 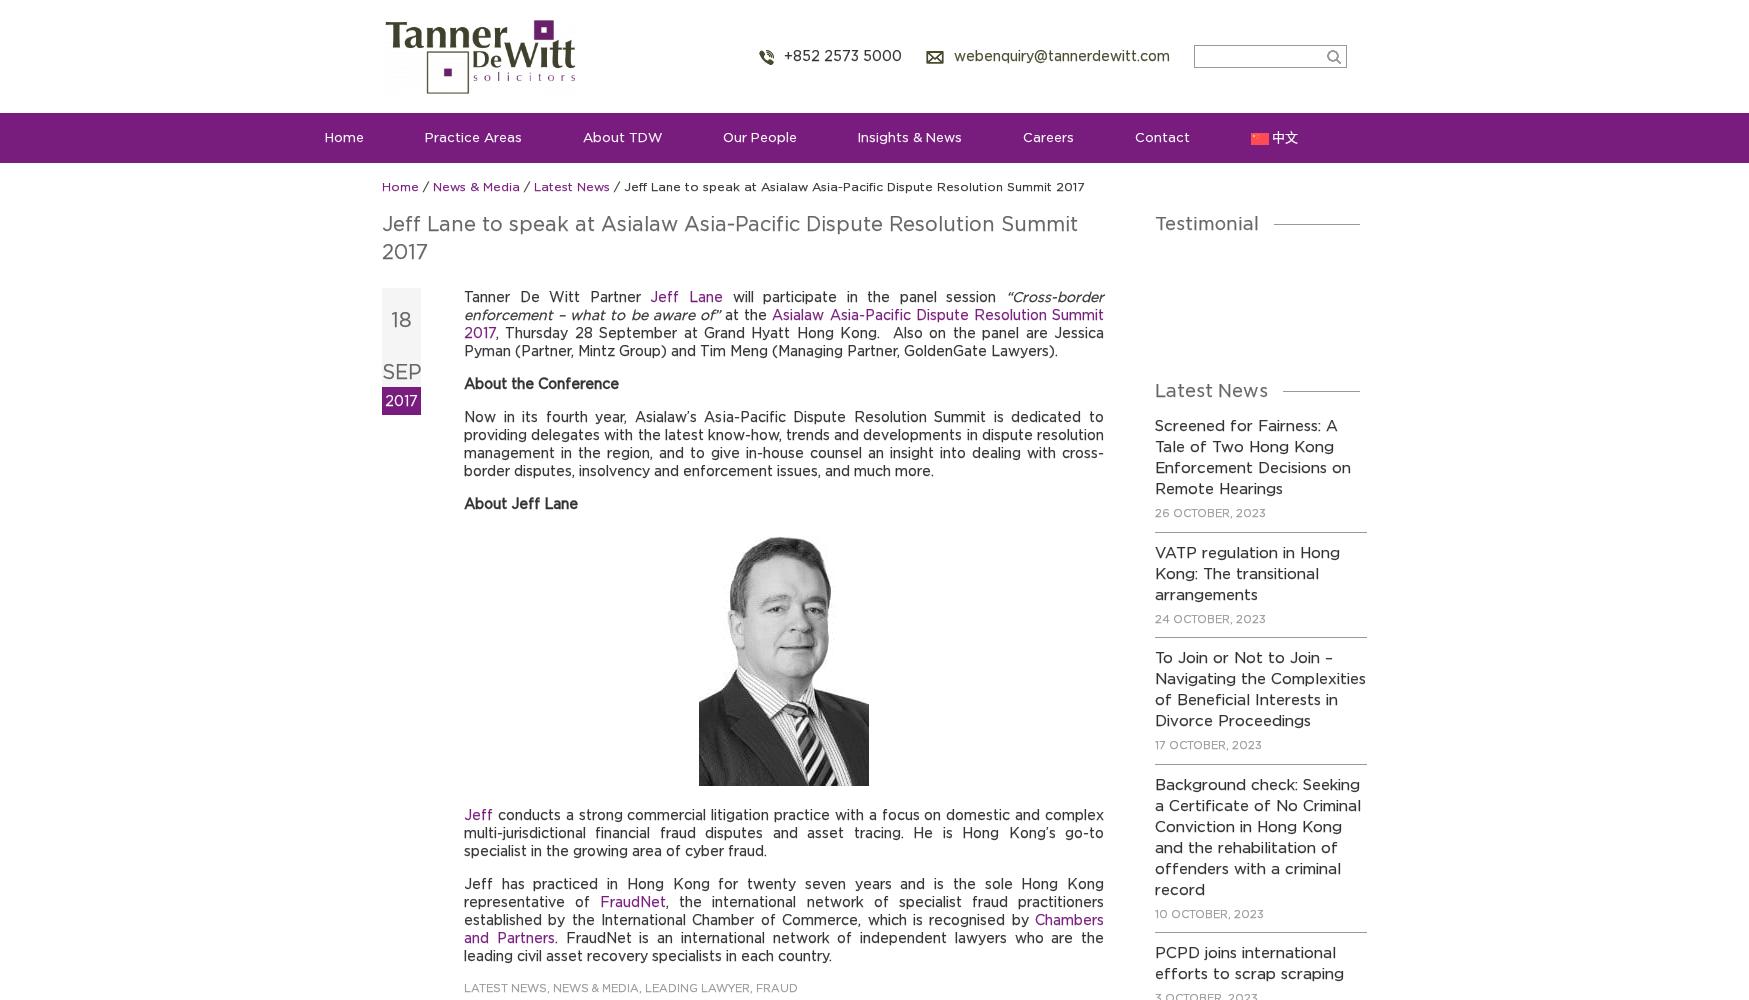 I want to click on 'Chambers and Partners', so click(x=784, y=929).